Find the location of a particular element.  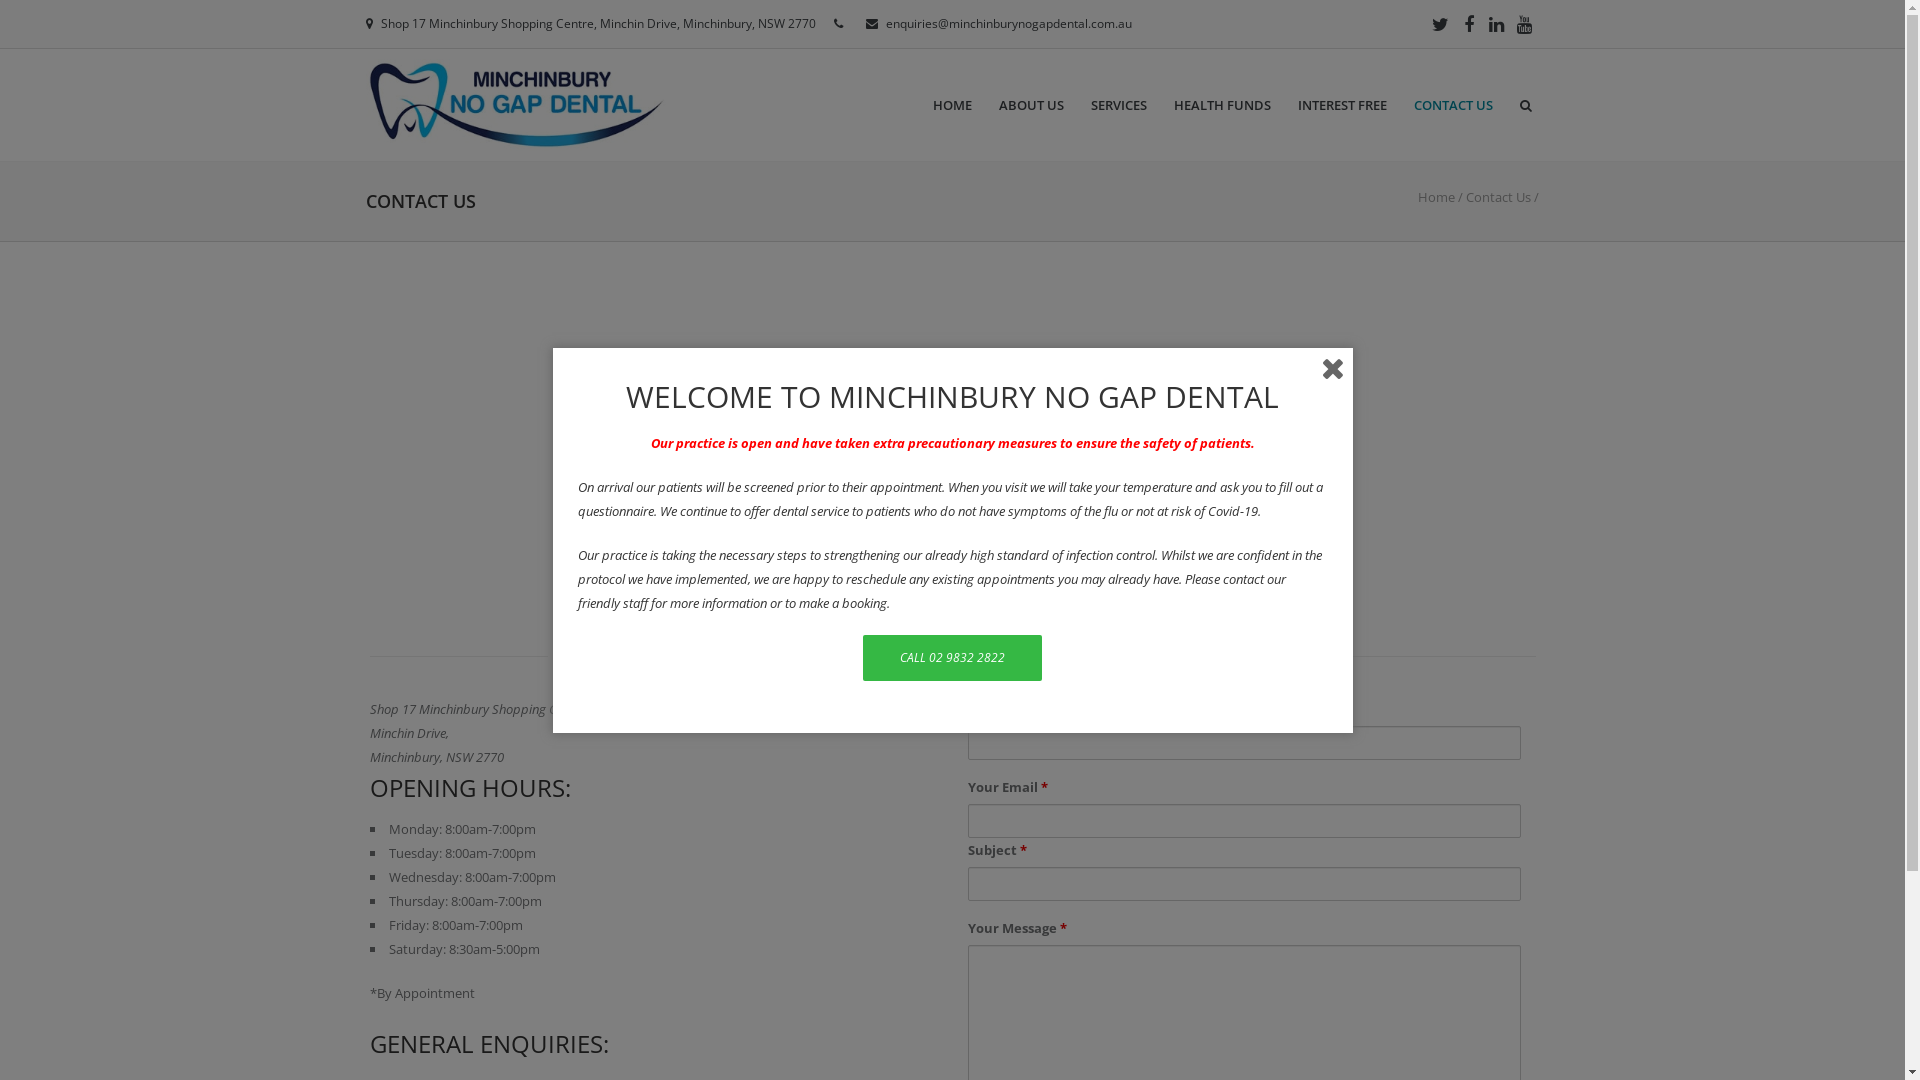

'CALL 02 9832 2822' is located at coordinates (863, 656).